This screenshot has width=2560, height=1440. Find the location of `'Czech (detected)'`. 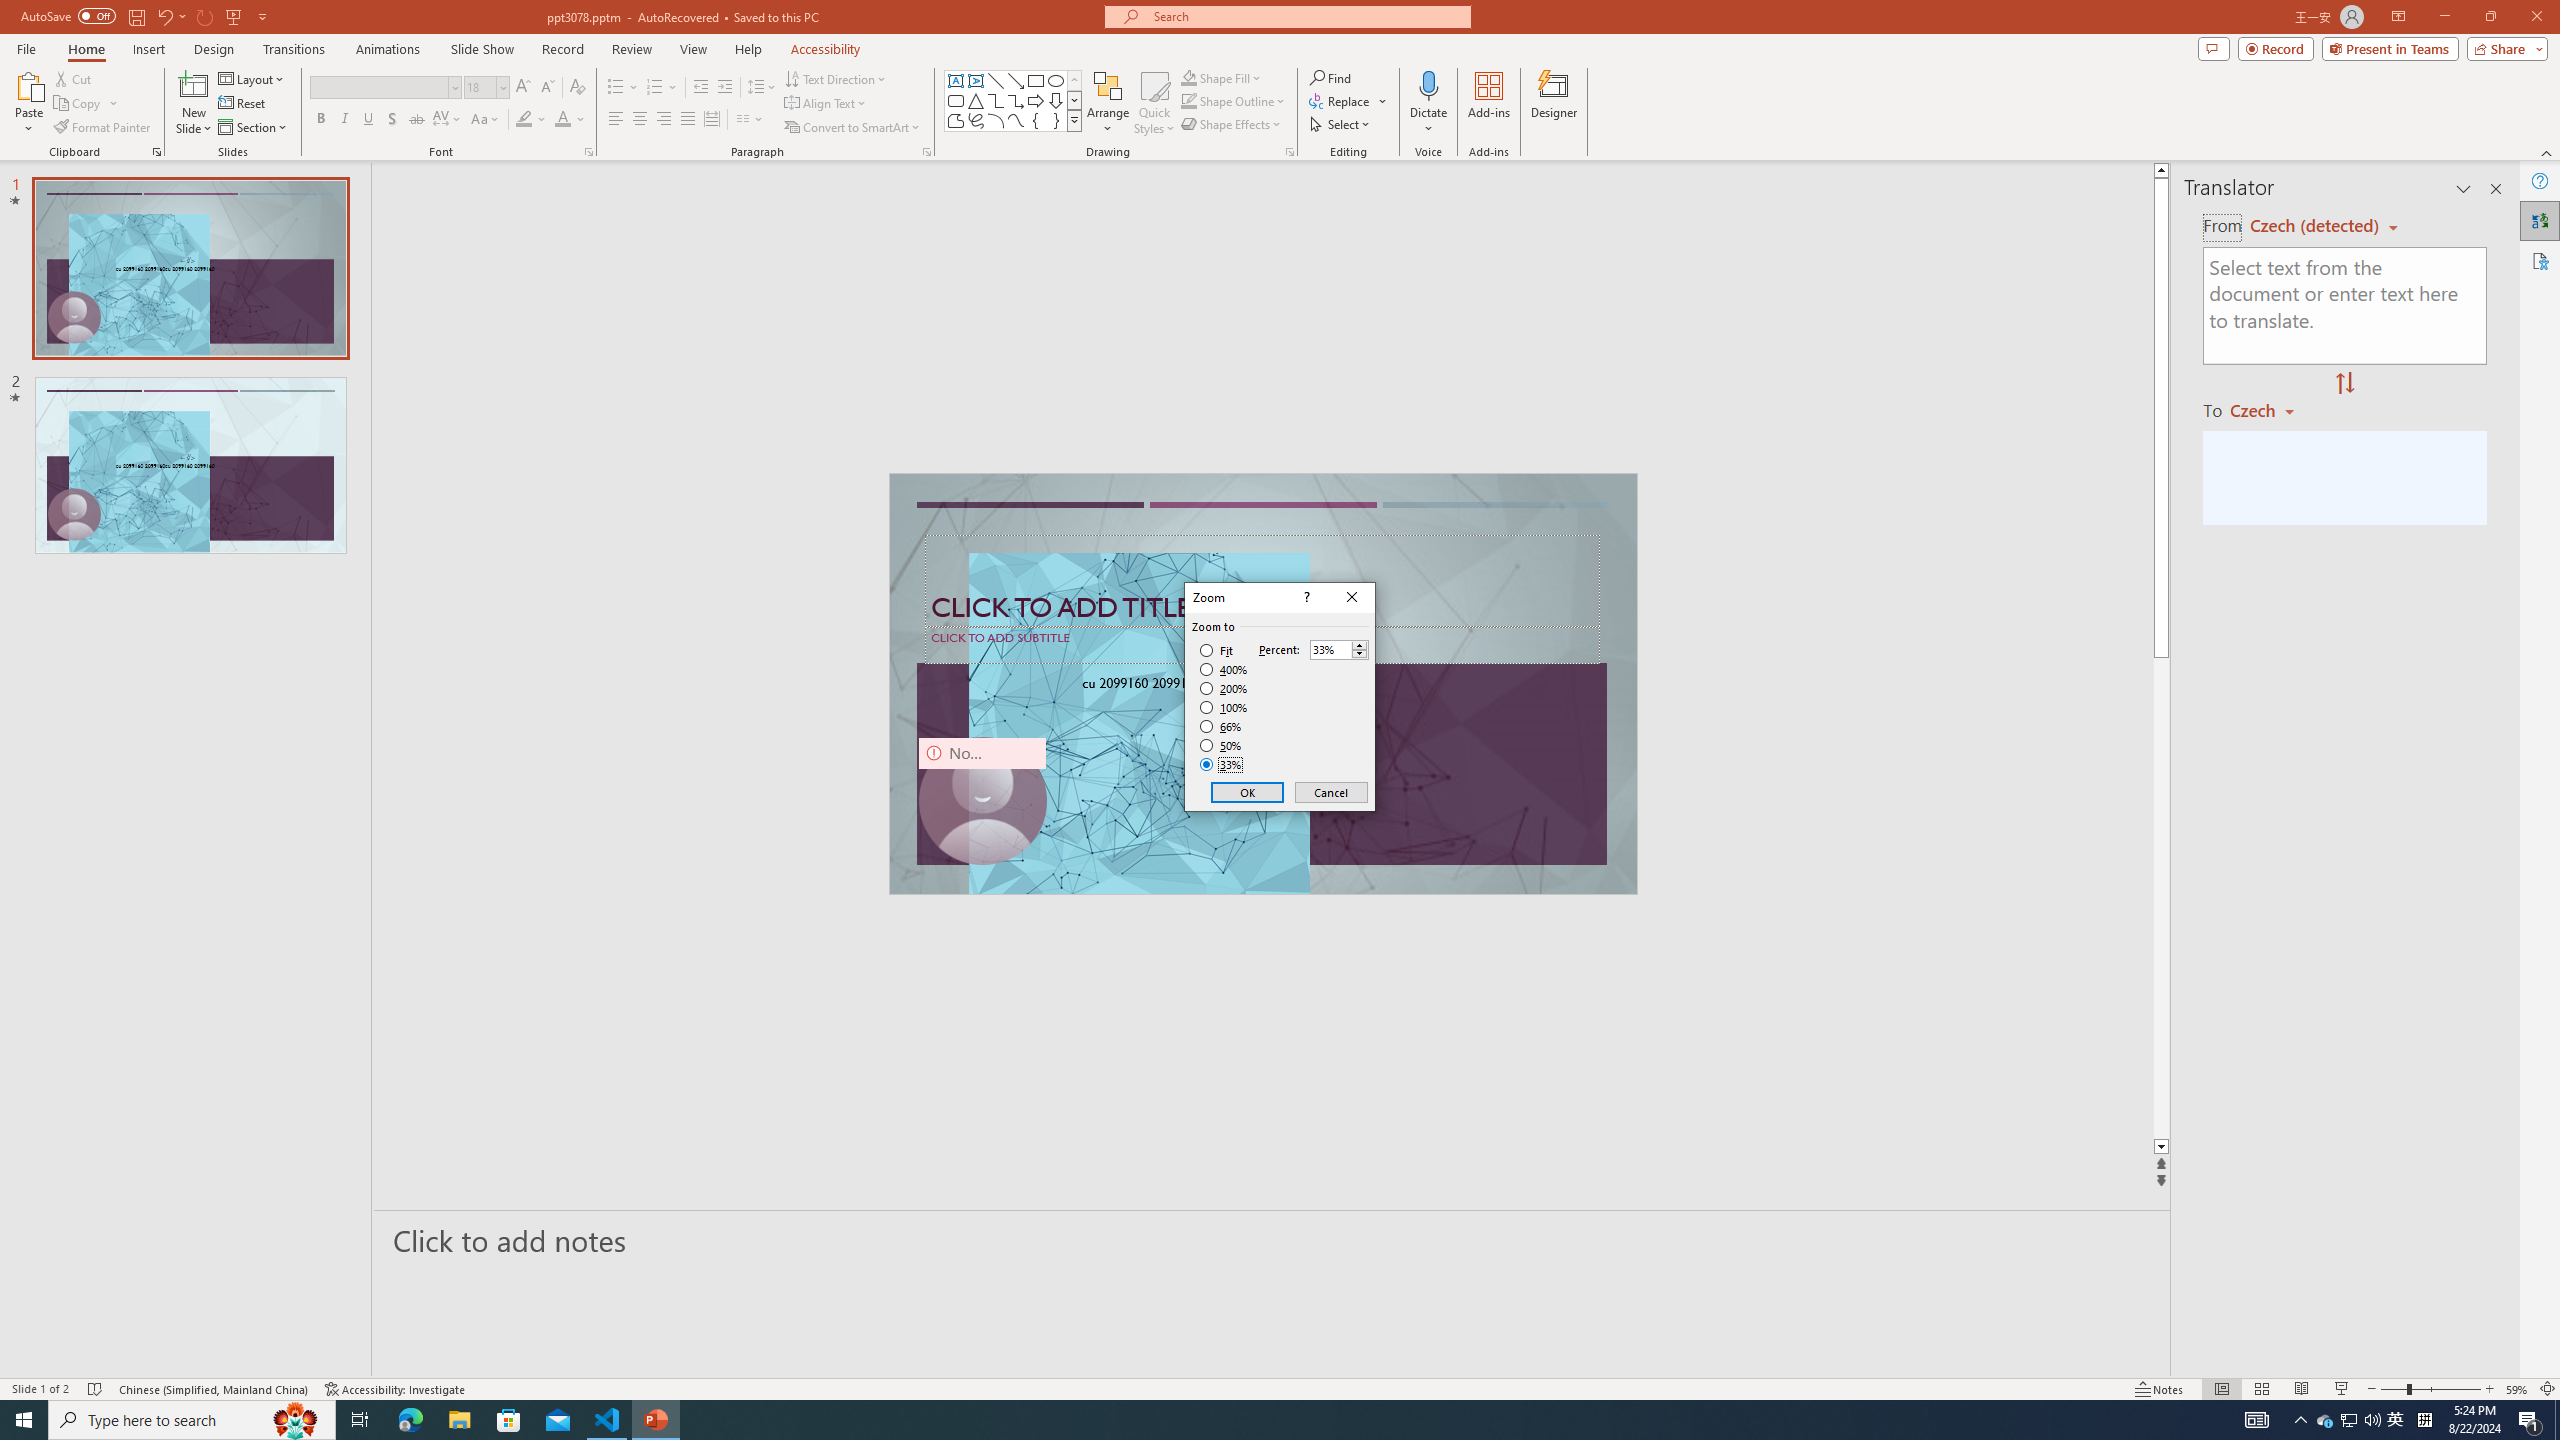

'Czech (detected)' is located at coordinates (2315, 225).